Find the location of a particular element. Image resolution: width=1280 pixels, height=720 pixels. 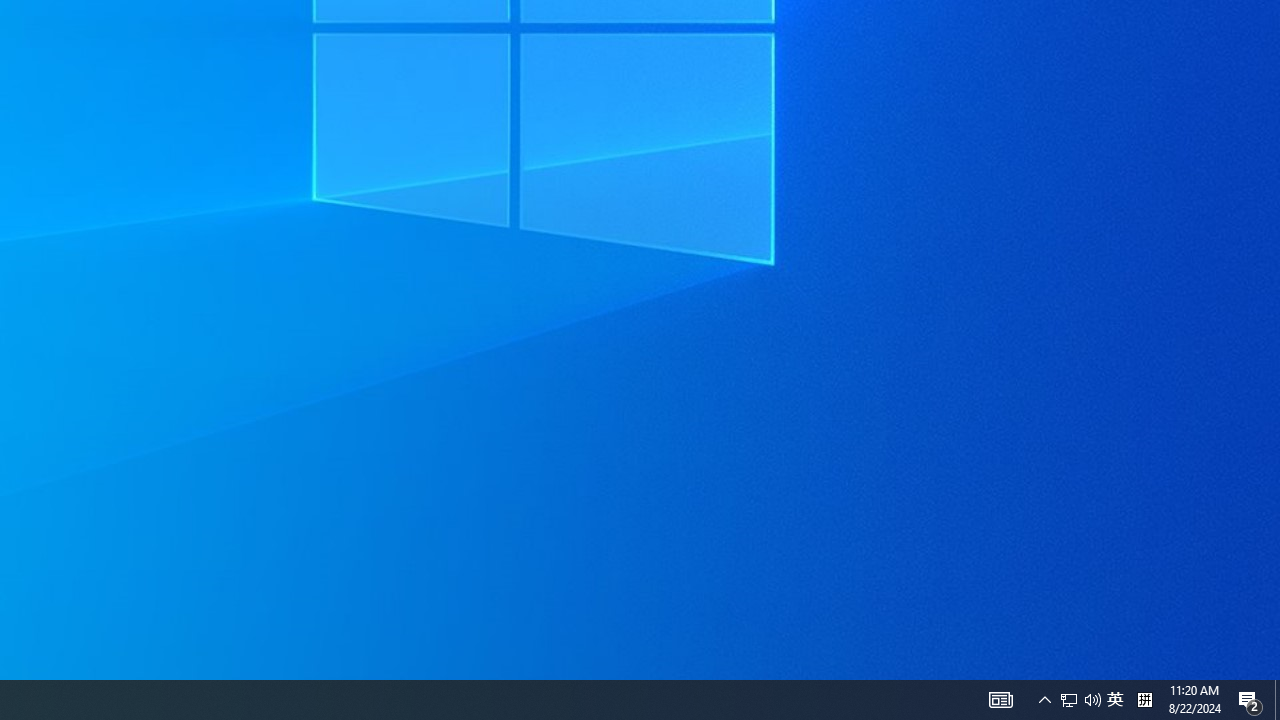

'Notification Chevron' is located at coordinates (1000, 698).